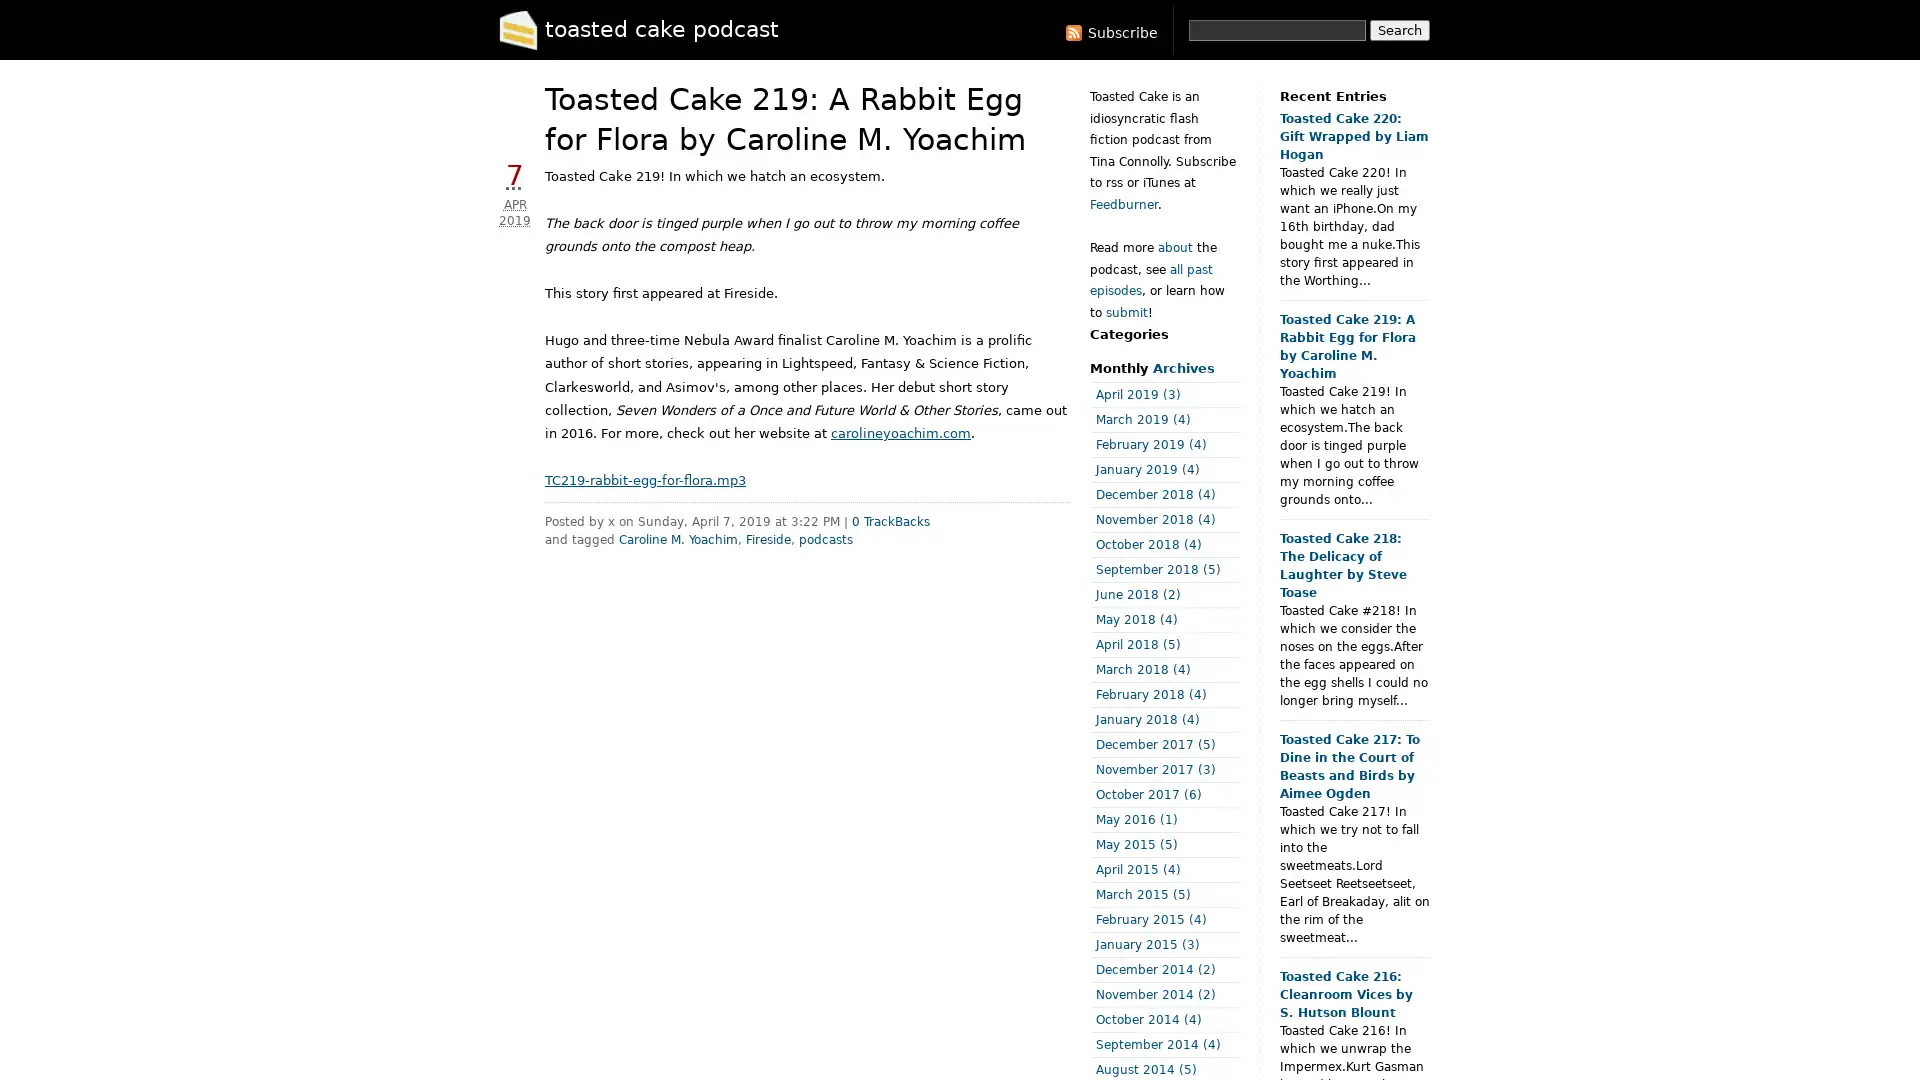 The width and height of the screenshot is (1920, 1080). What do you see at coordinates (1399, 30) in the screenshot?
I see `Search` at bounding box center [1399, 30].